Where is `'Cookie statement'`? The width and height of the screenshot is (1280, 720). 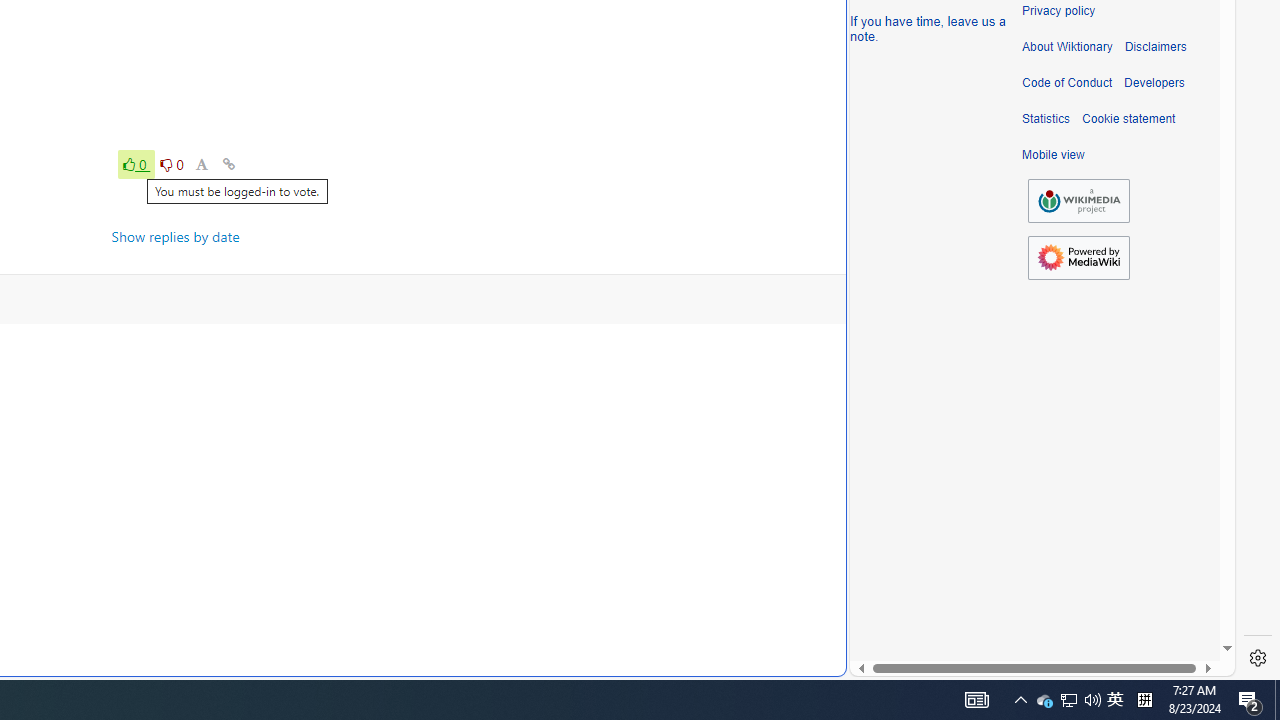
'Cookie statement' is located at coordinates (1128, 119).